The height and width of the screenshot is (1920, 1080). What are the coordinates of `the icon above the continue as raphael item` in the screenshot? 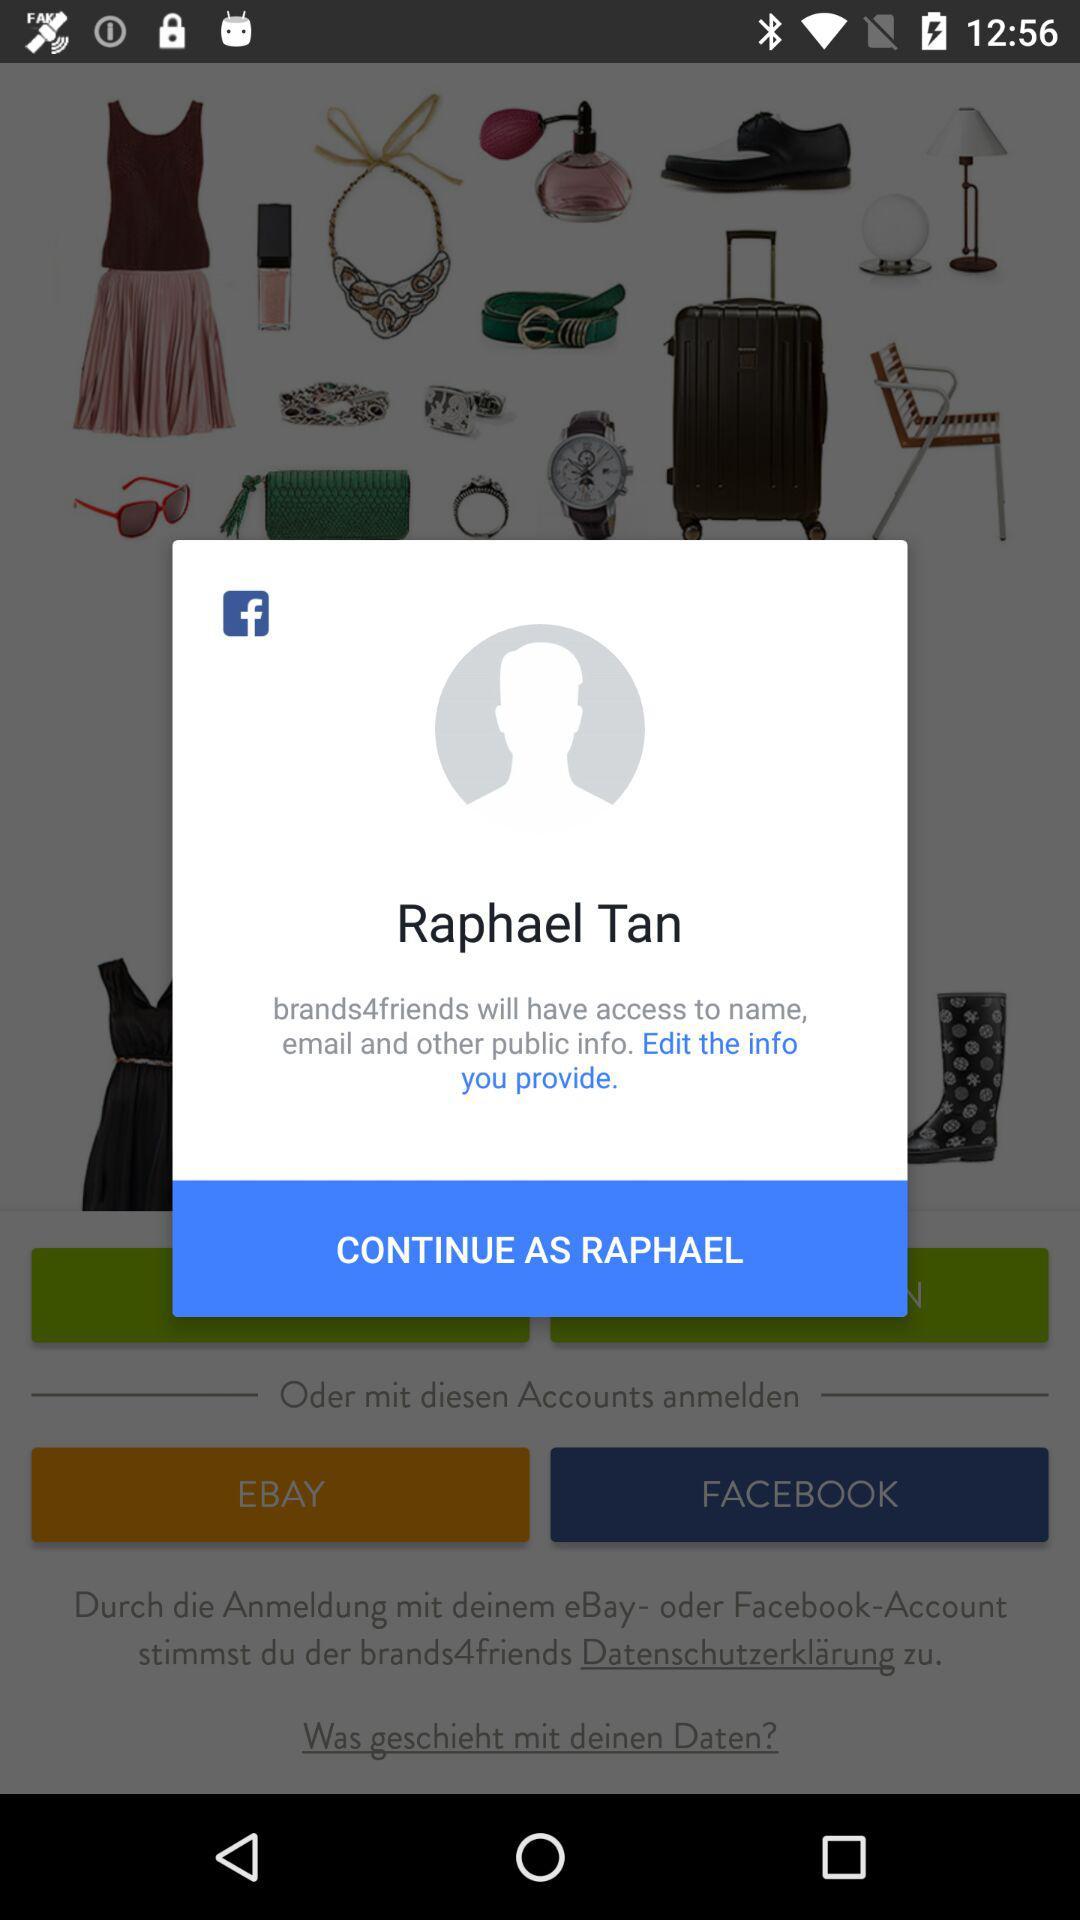 It's located at (540, 1041).